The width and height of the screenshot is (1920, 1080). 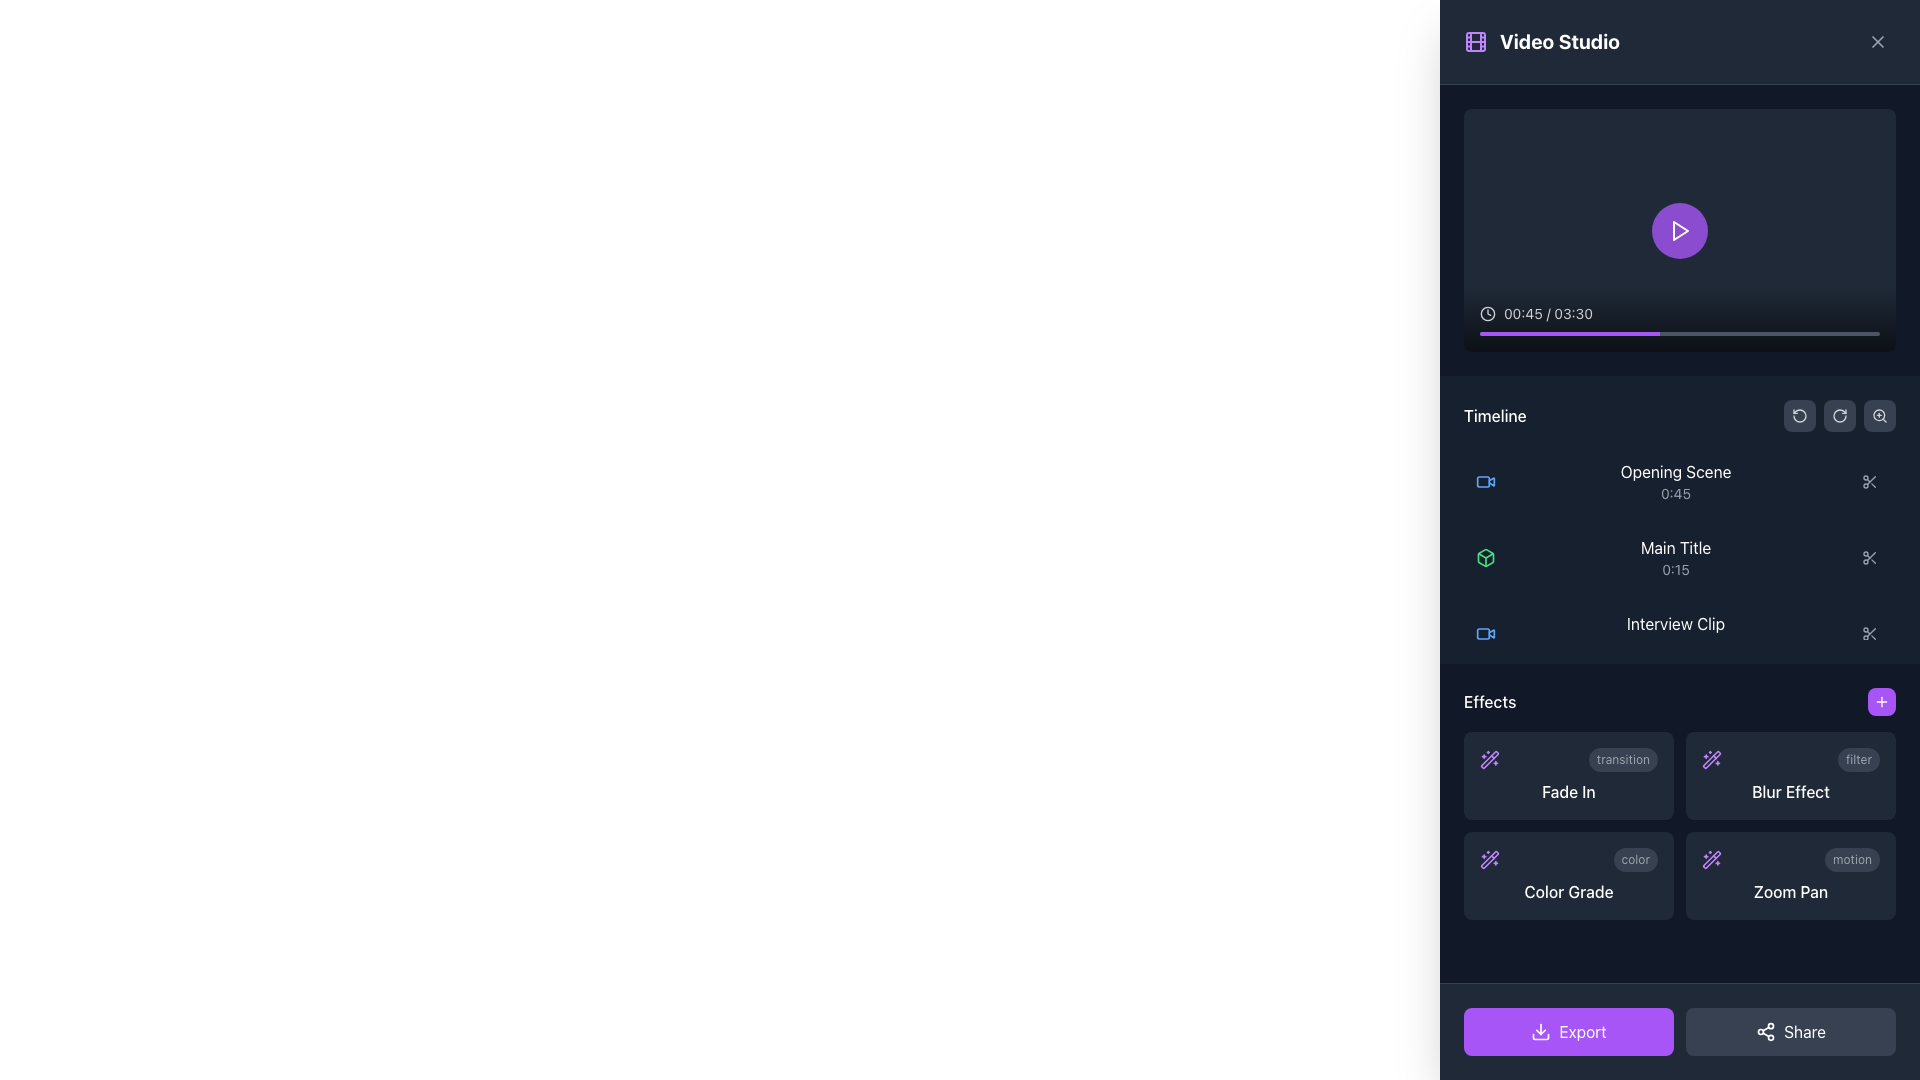 I want to click on the close button represented by an 'X' icon located at the upper right corner of the interface, so click(x=1876, y=42).